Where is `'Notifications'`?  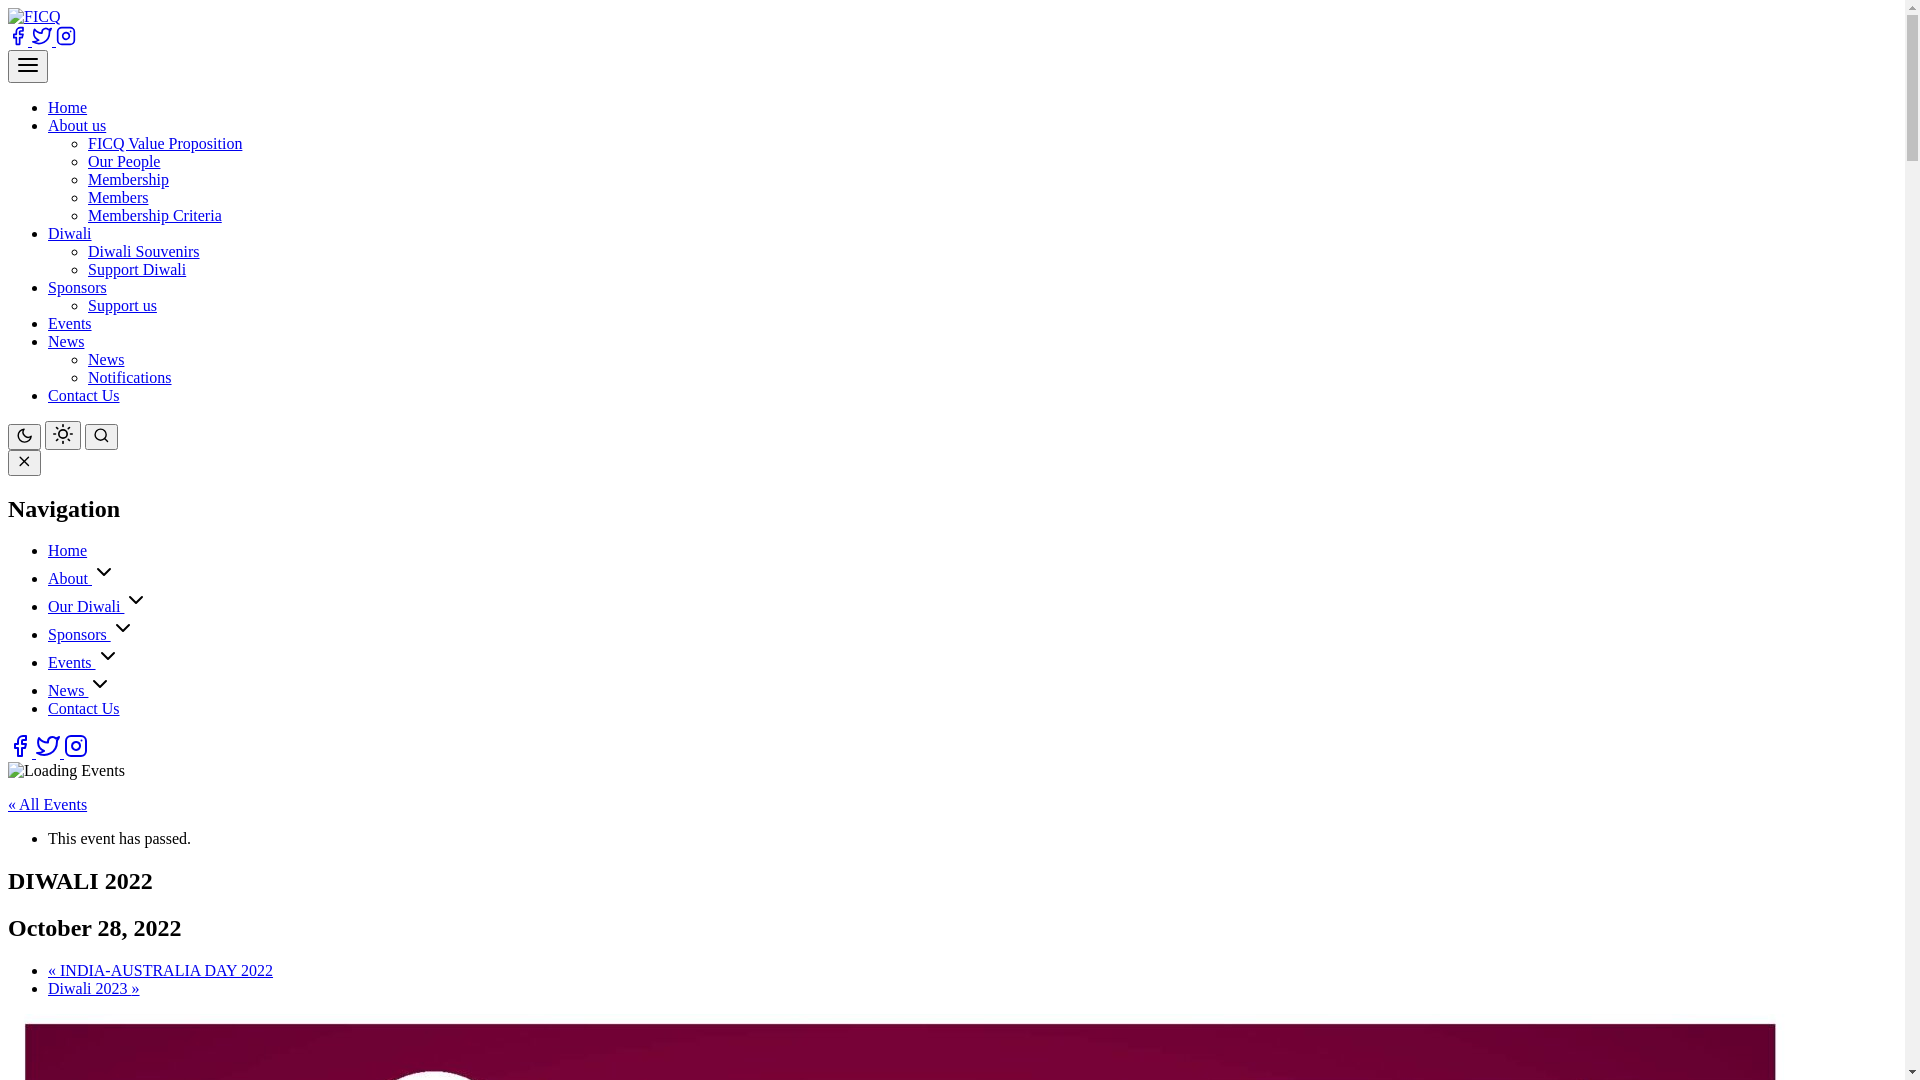 'Notifications' is located at coordinates (86, 377).